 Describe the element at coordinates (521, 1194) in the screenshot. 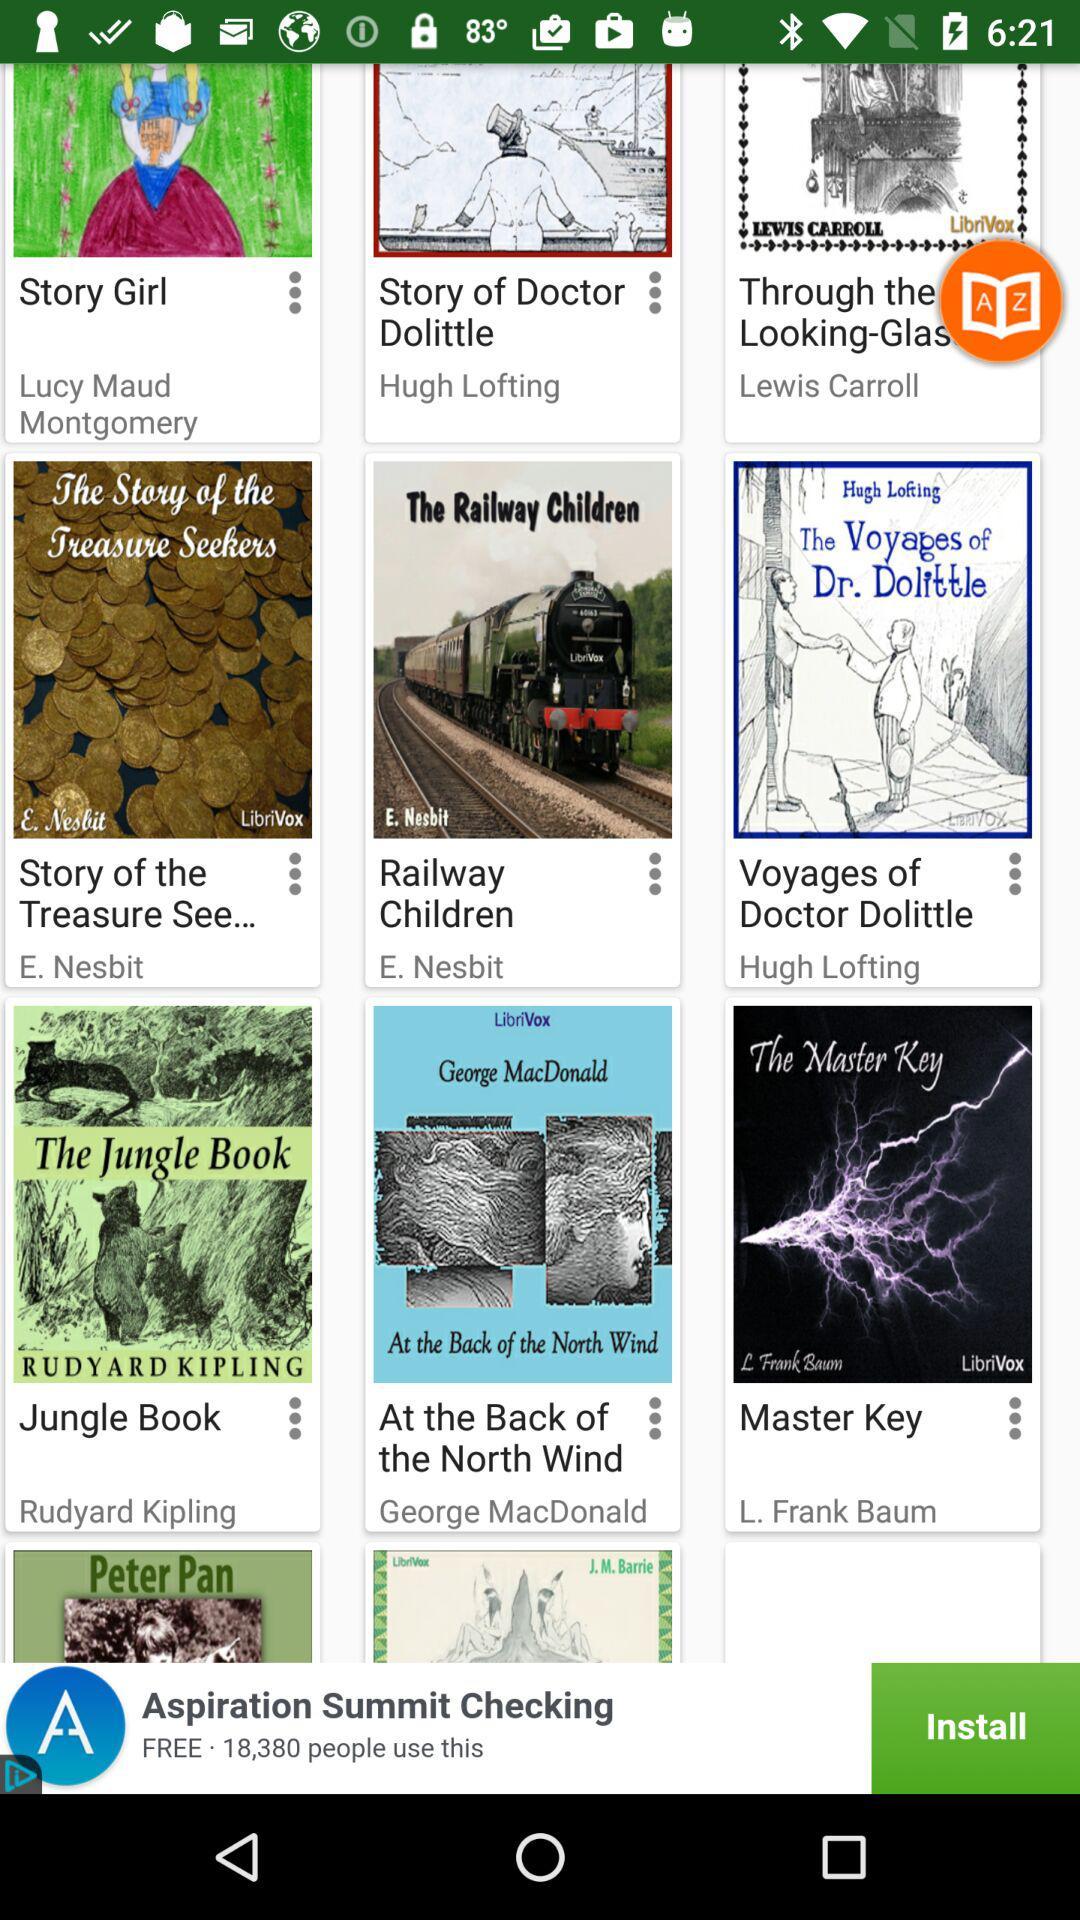

I see `the 2nd image from the 3rd row` at that location.